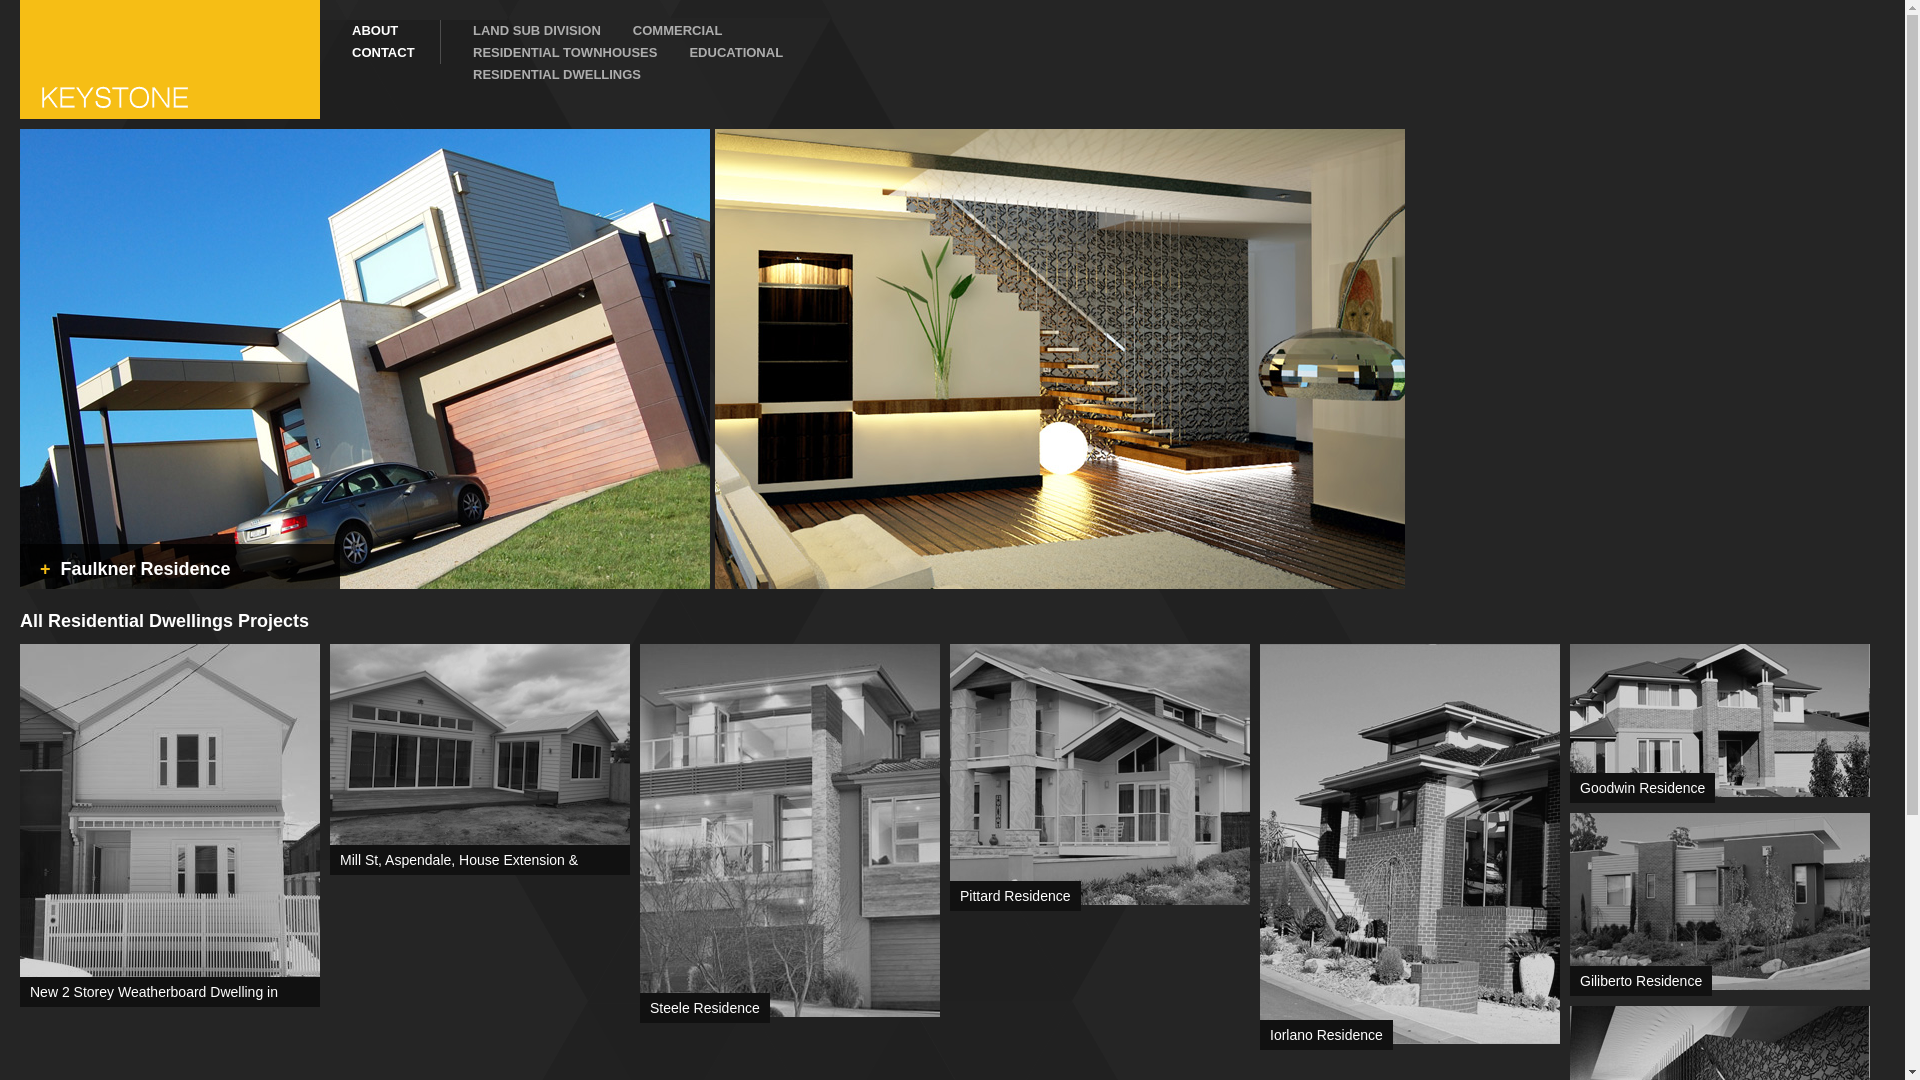 The image size is (1920, 1080). Describe the element at coordinates (379, 52) in the screenshot. I see `'CONTACT'` at that location.